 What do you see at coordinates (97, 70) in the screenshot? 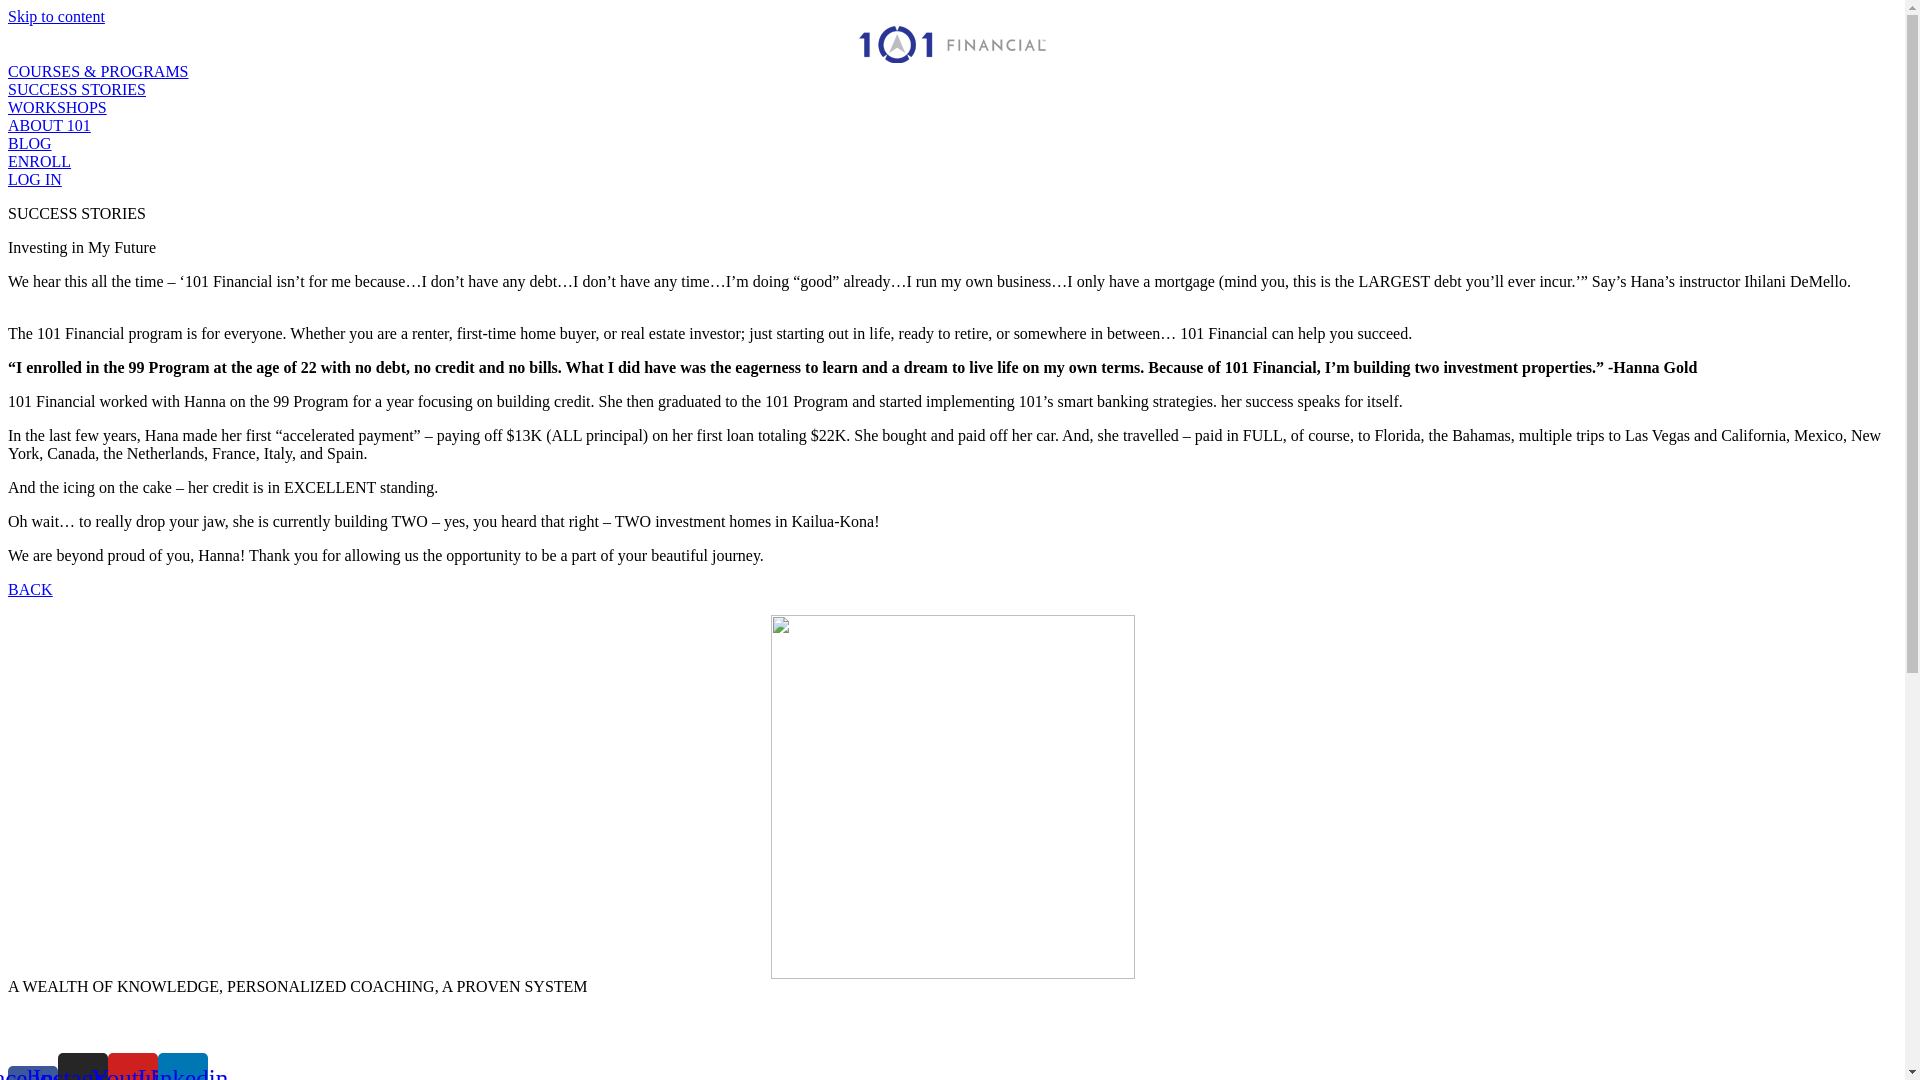
I see `'COURSES & PROGRAMS'` at bounding box center [97, 70].